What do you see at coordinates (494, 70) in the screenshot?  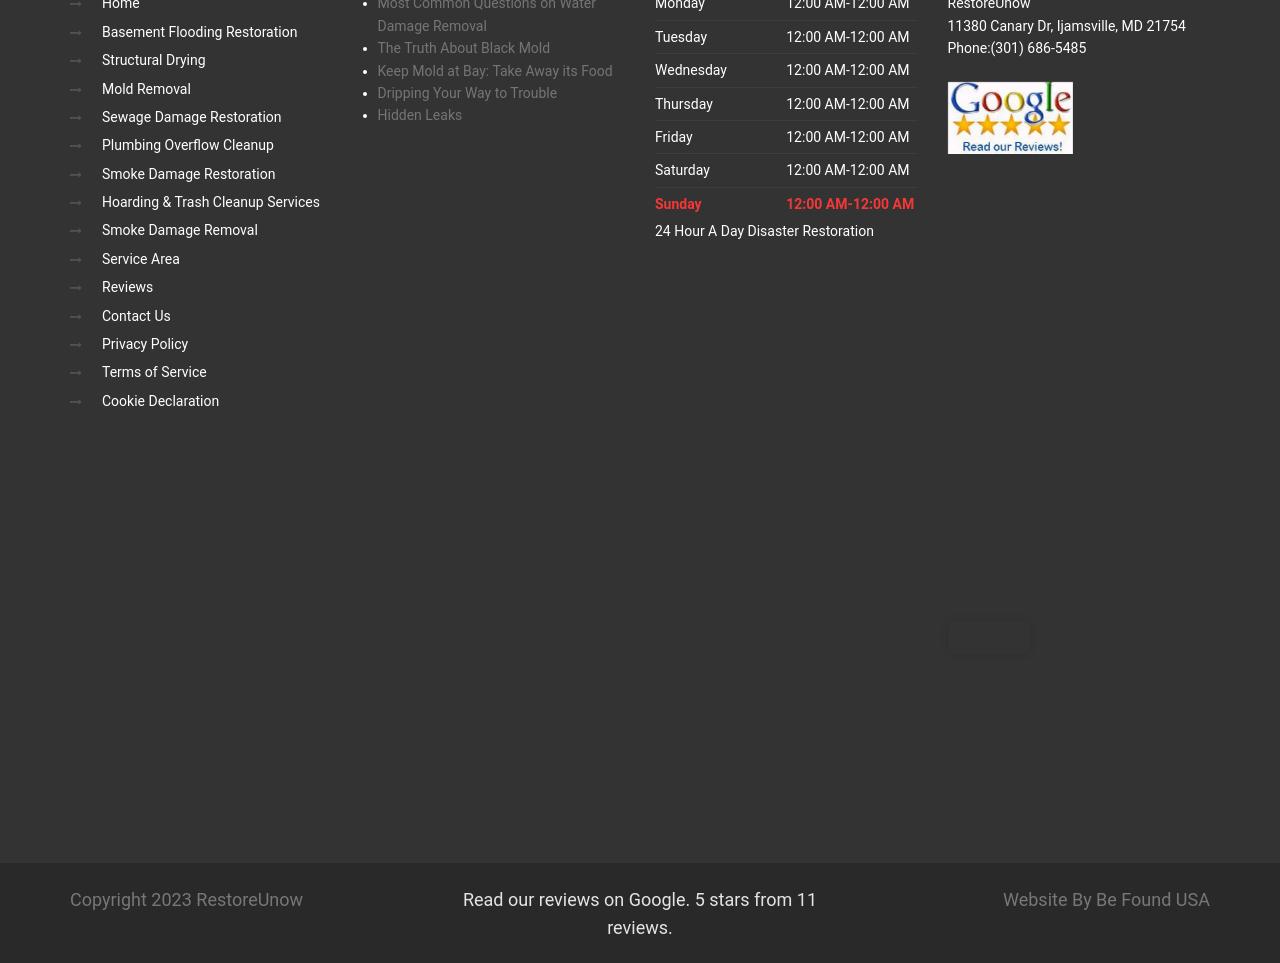 I see `'Keep Mold at Bay: Take Away its Food'` at bounding box center [494, 70].